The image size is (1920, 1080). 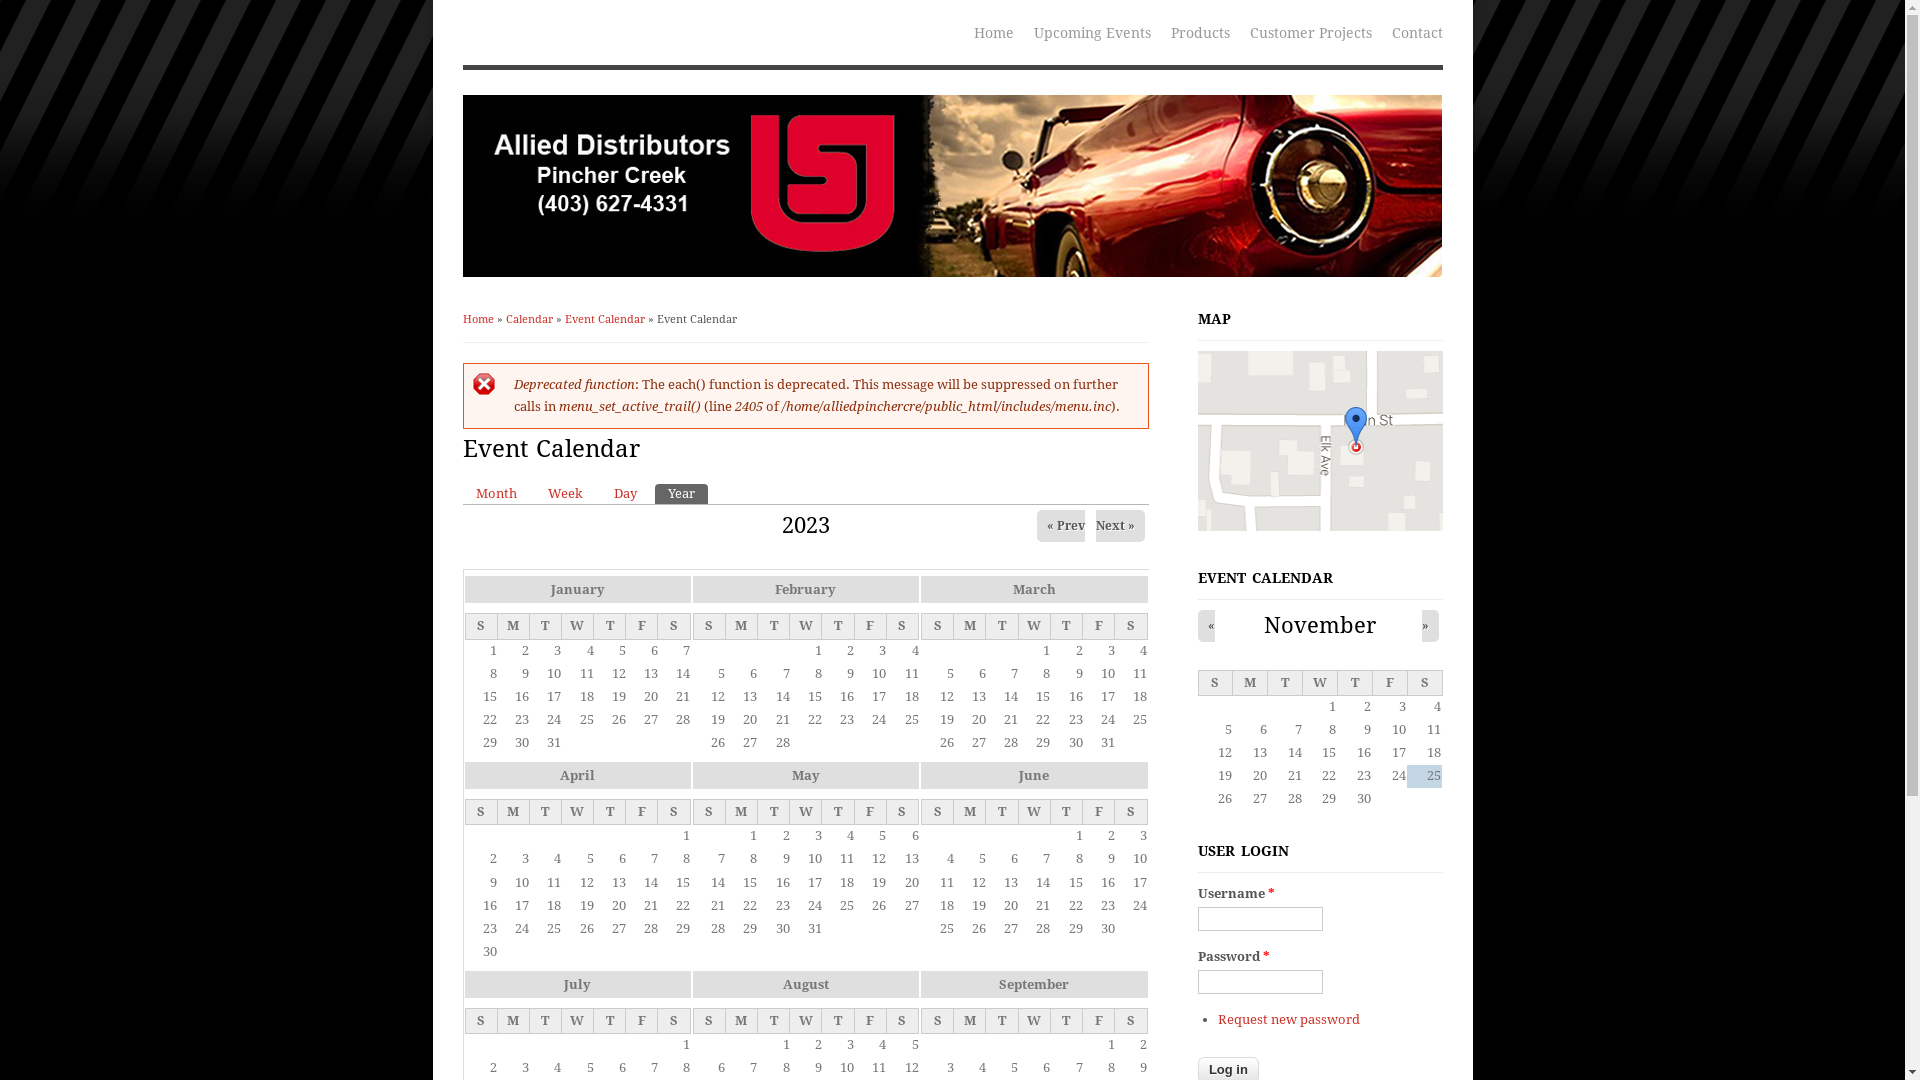 I want to click on 'September', so click(x=1033, y=983).